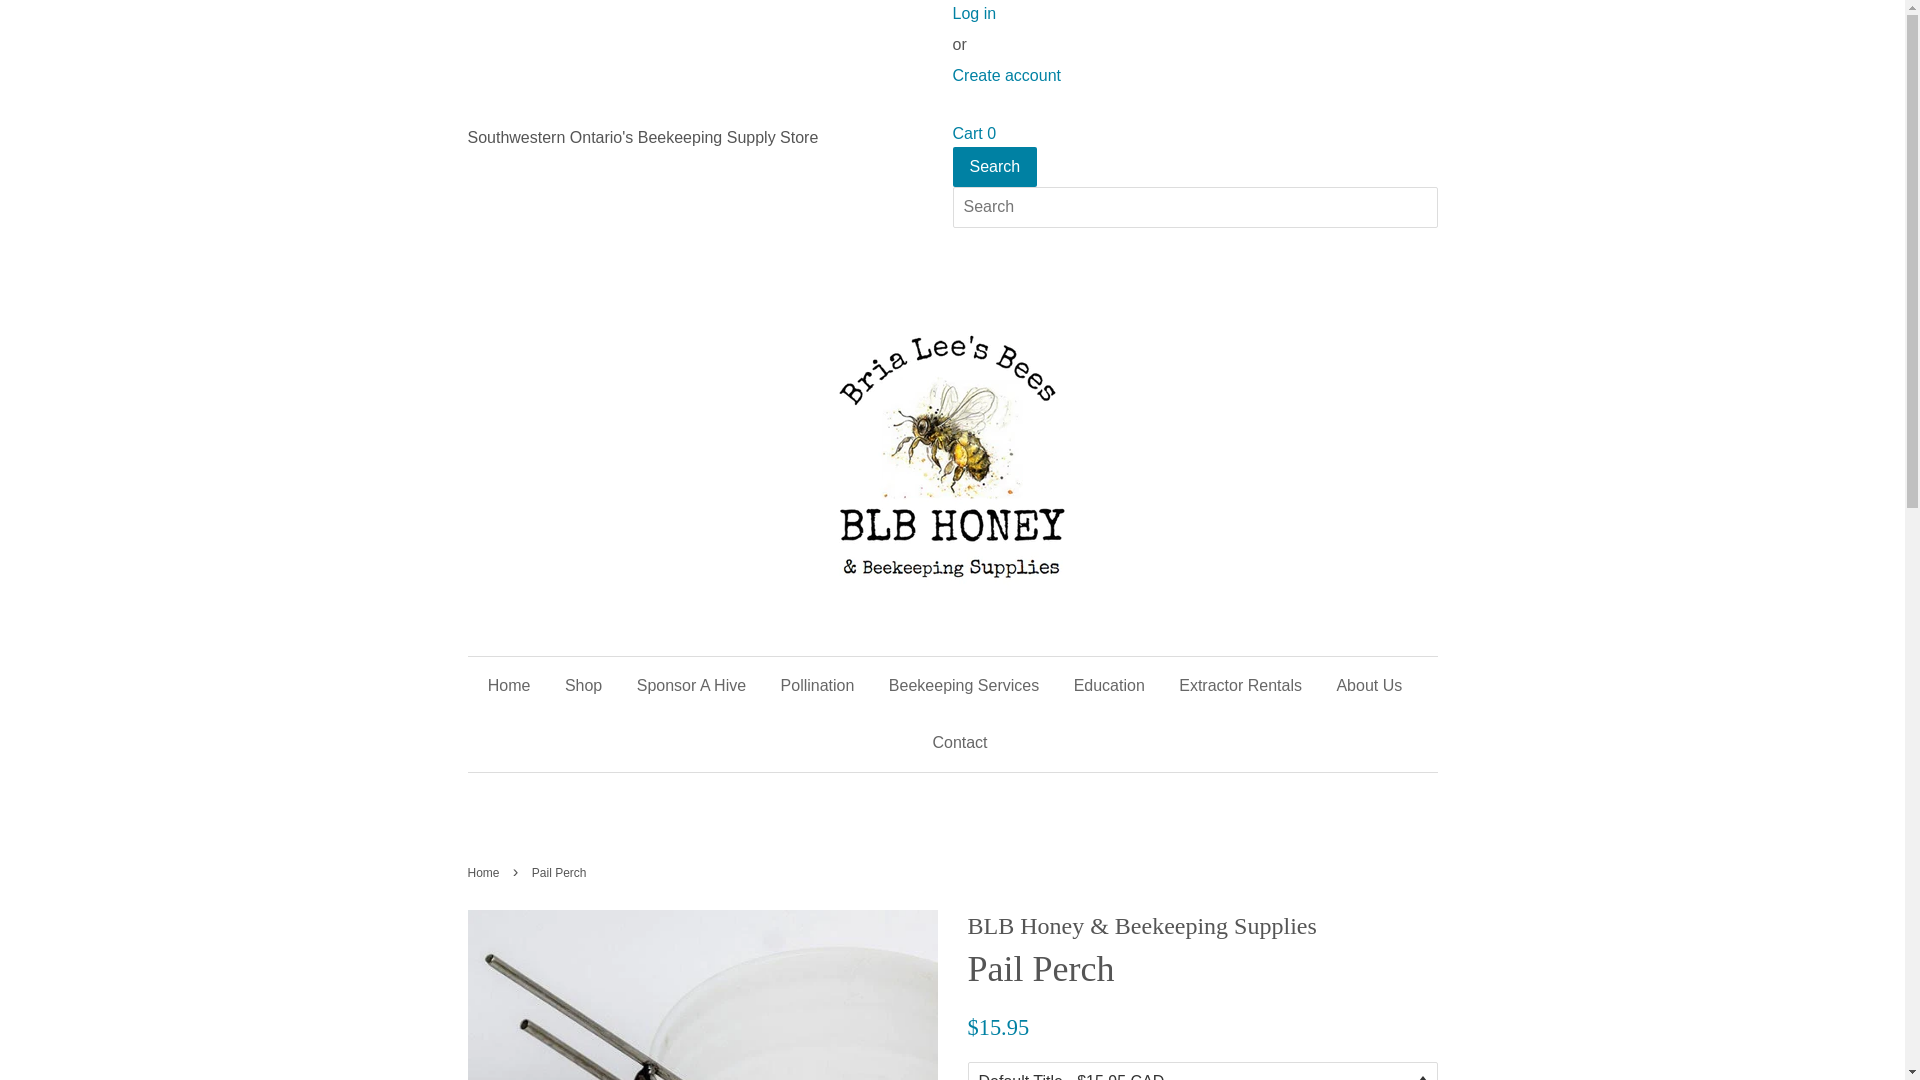 This screenshot has height=1080, width=1920. I want to click on 'Beekeeping Services', so click(964, 684).